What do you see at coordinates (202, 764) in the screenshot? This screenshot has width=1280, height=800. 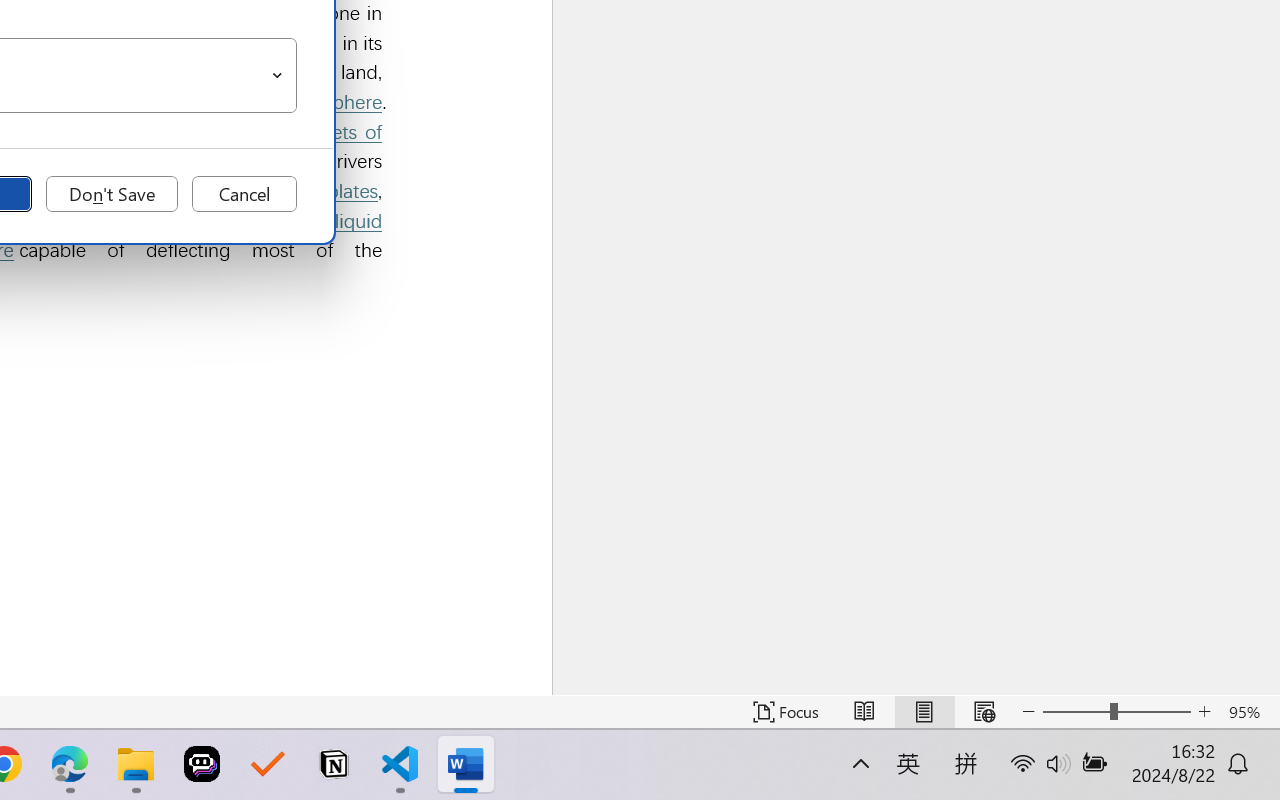 I see `'Poe'` at bounding box center [202, 764].